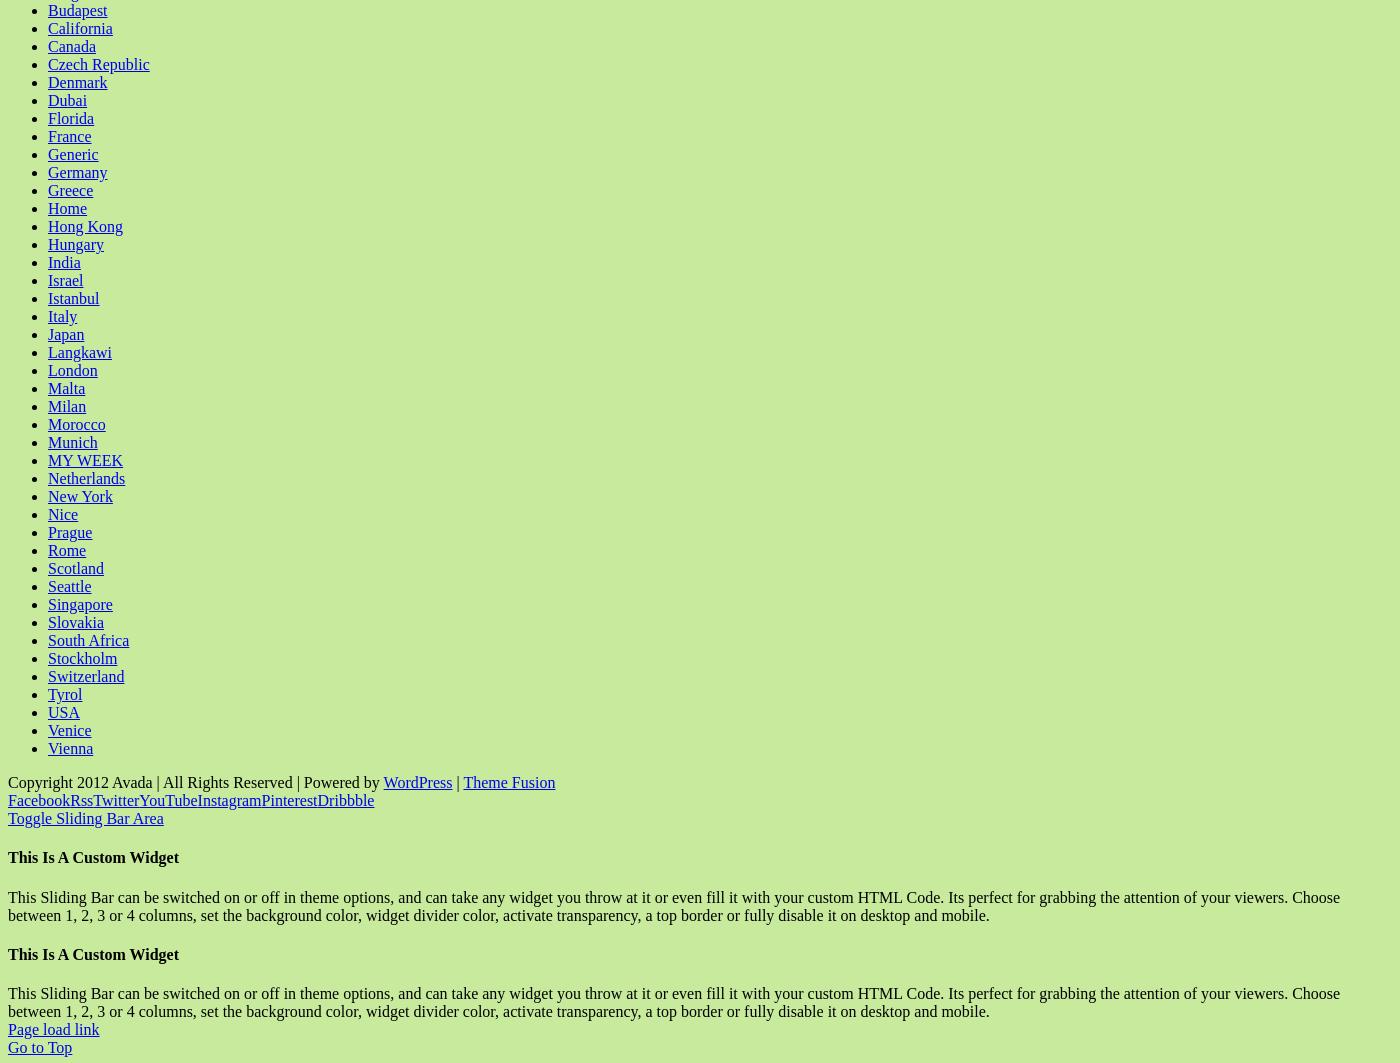 The image size is (1400, 1063). What do you see at coordinates (39, 799) in the screenshot?
I see `'Facebook'` at bounding box center [39, 799].